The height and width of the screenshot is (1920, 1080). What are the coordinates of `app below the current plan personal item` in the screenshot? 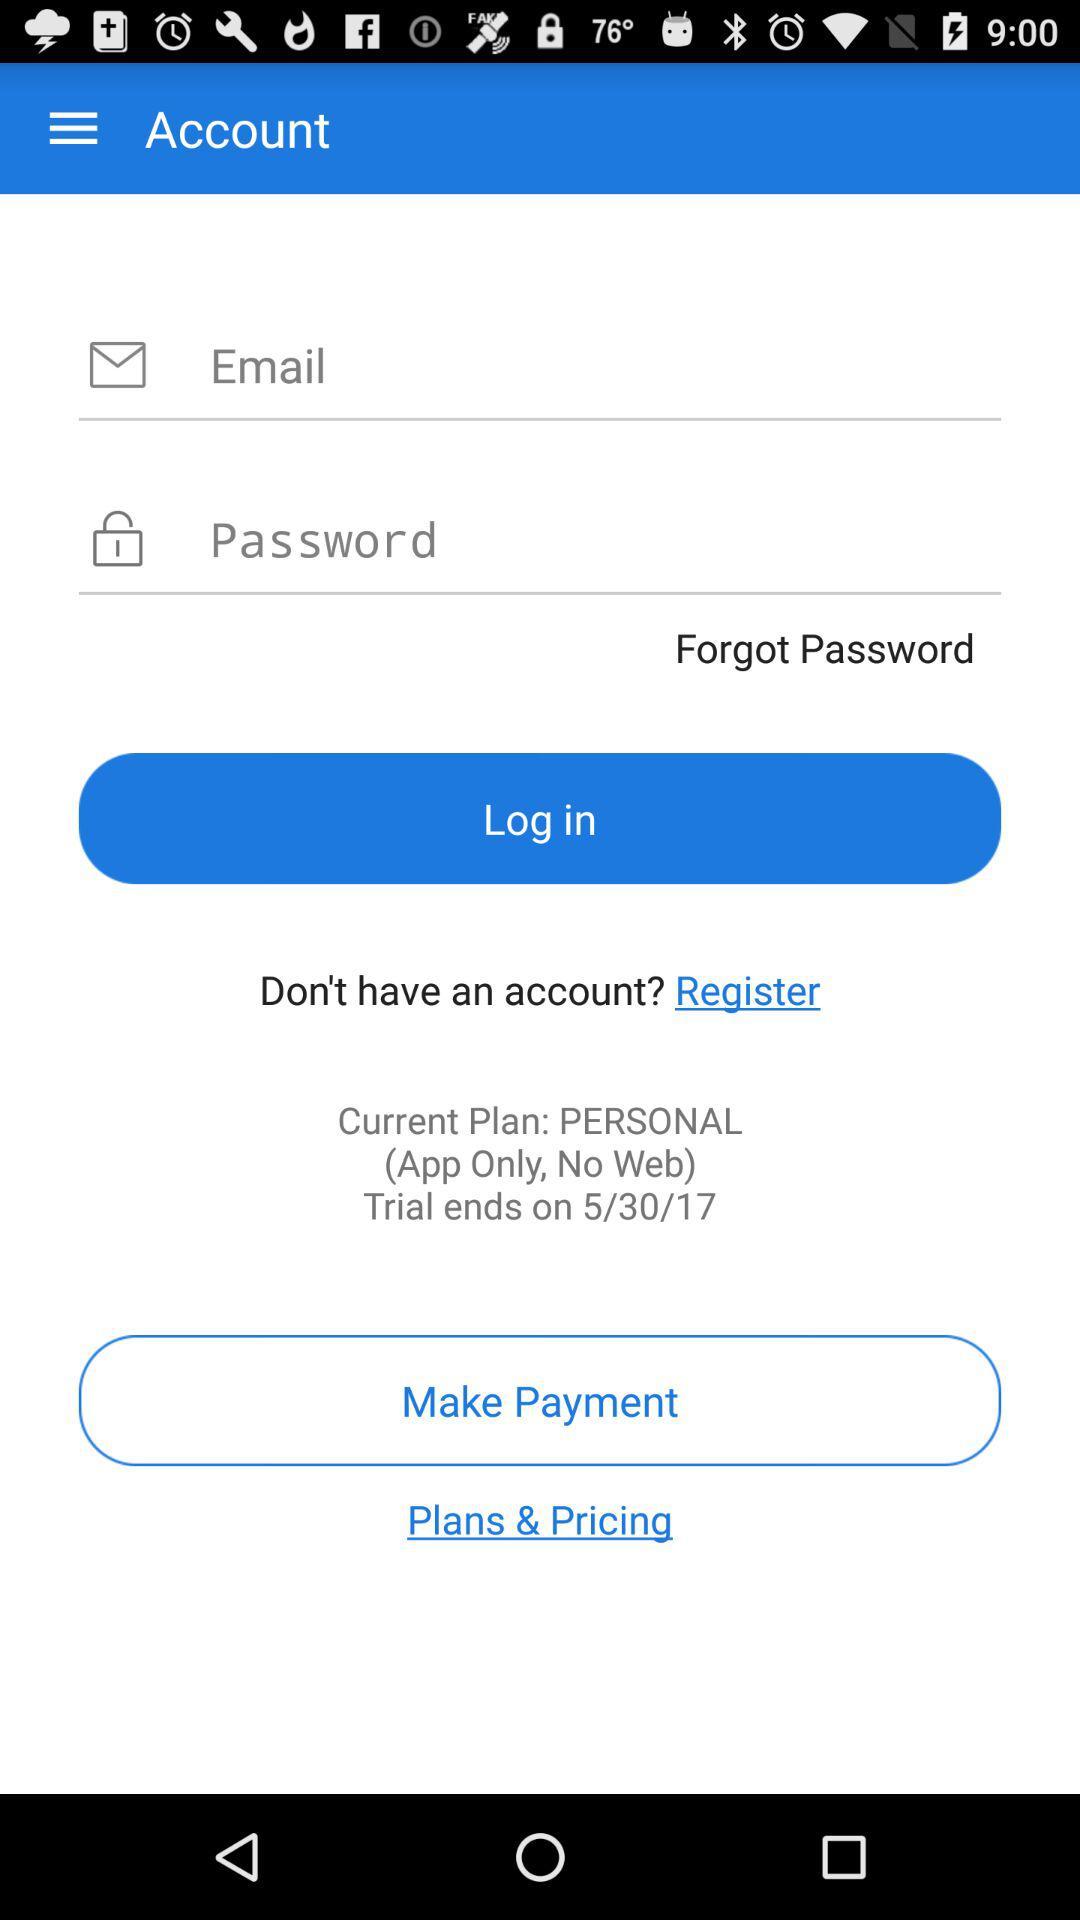 It's located at (540, 1399).